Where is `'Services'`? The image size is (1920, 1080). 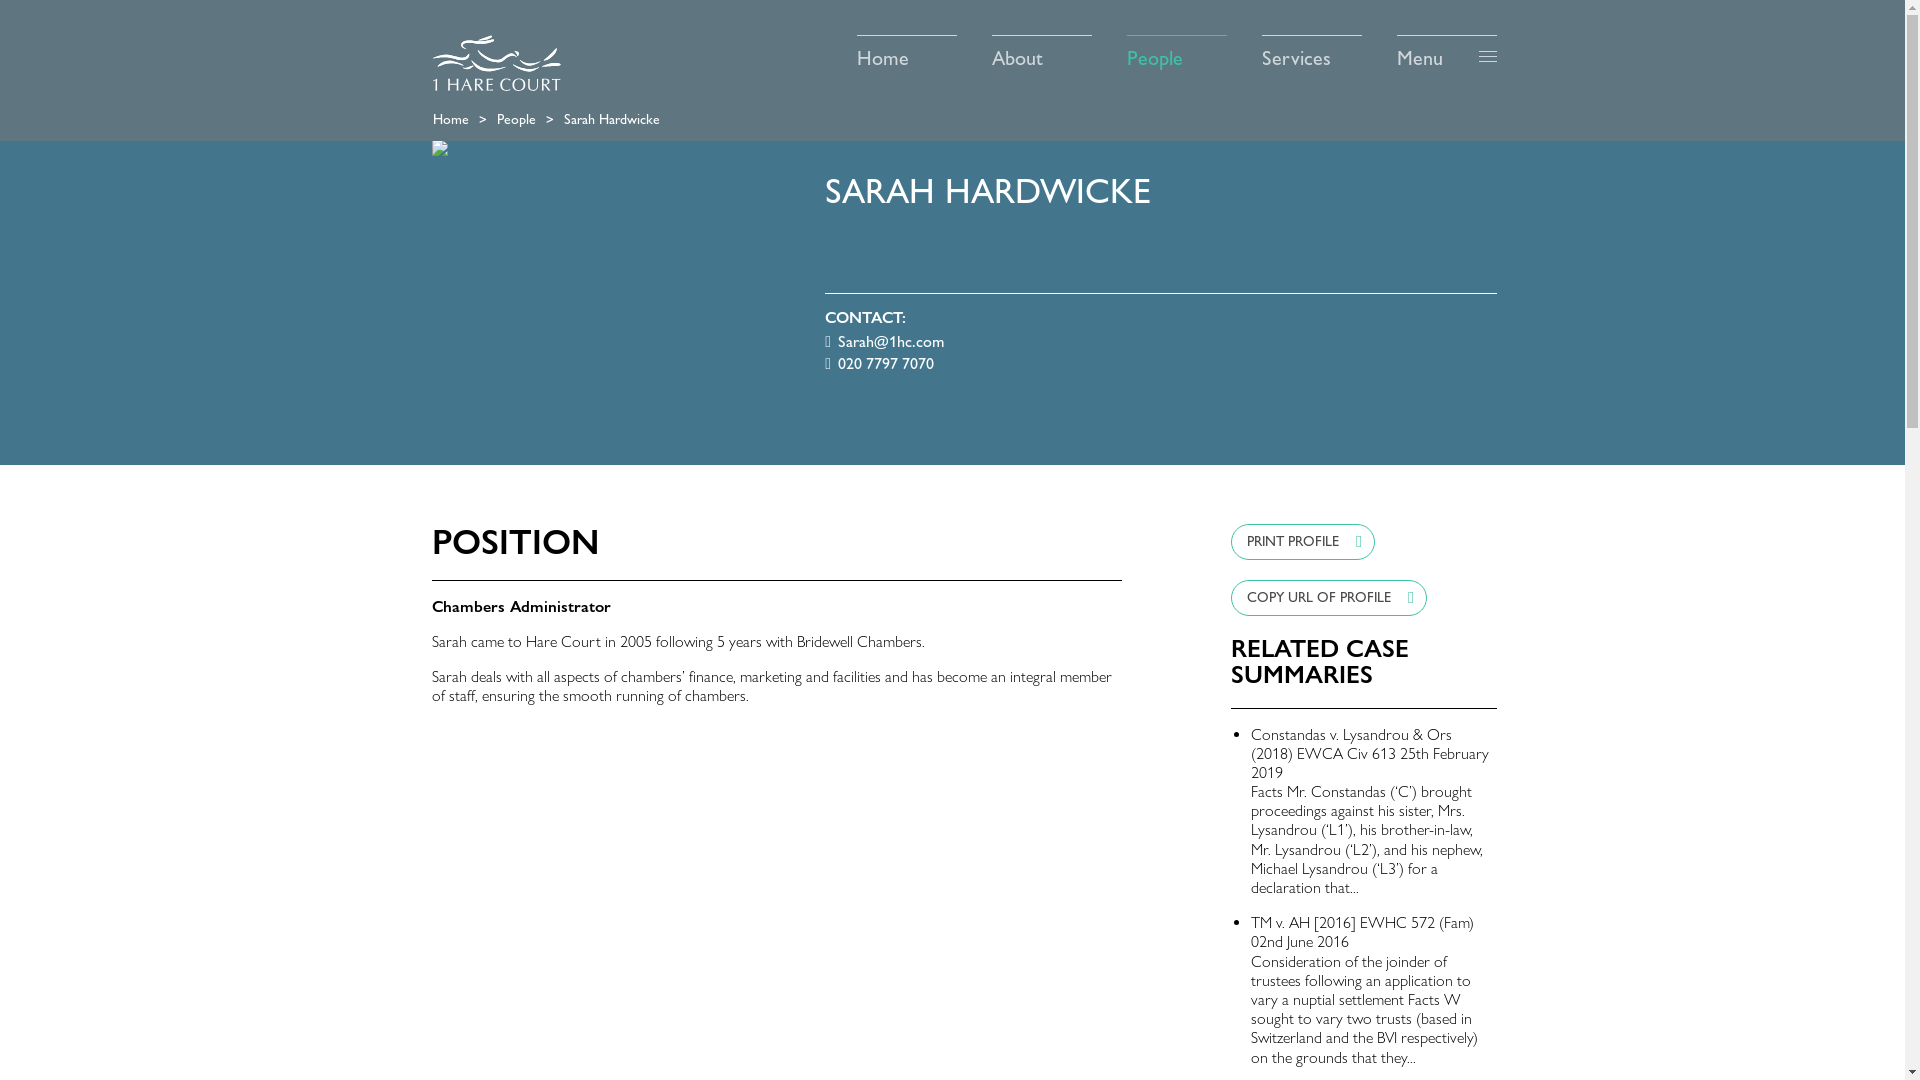 'Services' is located at coordinates (1311, 50).